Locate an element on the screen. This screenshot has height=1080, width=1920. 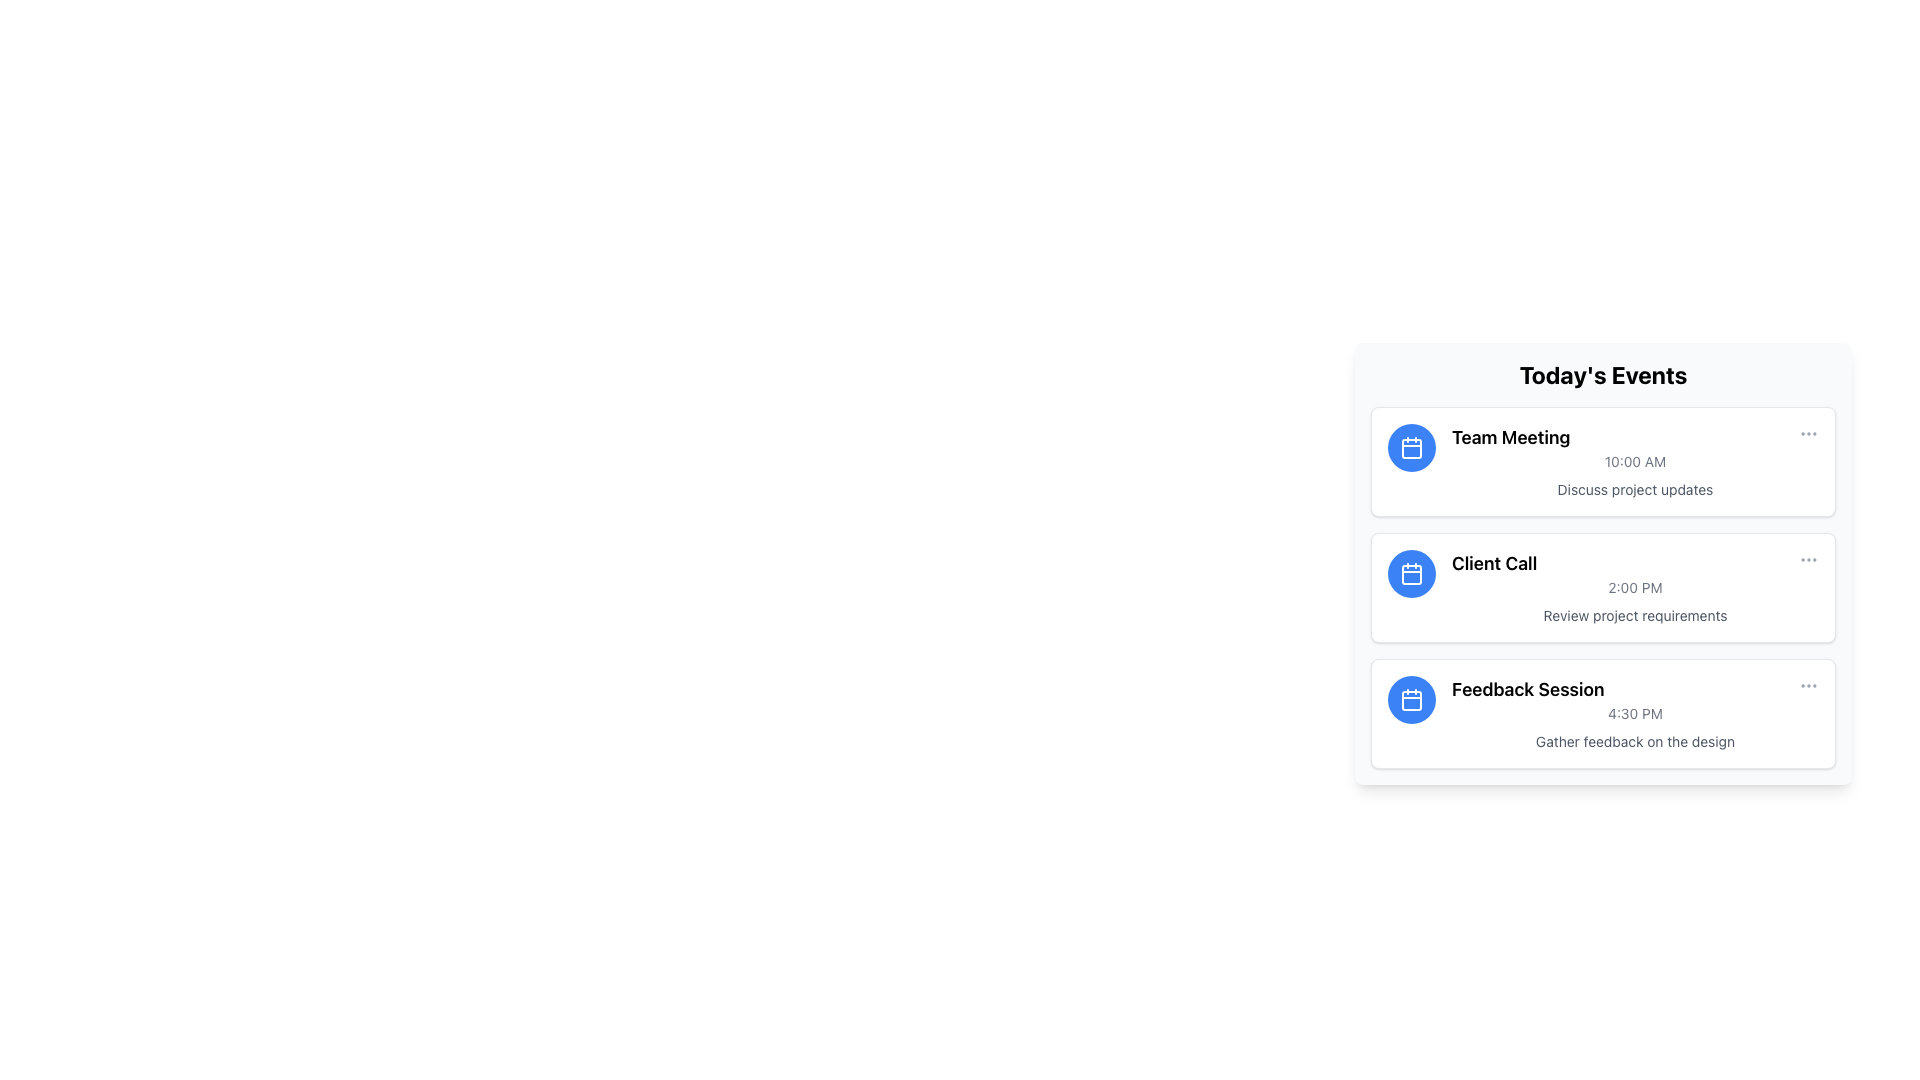
on the list item representing the scheduled event titled 'Client Call' is located at coordinates (1635, 586).